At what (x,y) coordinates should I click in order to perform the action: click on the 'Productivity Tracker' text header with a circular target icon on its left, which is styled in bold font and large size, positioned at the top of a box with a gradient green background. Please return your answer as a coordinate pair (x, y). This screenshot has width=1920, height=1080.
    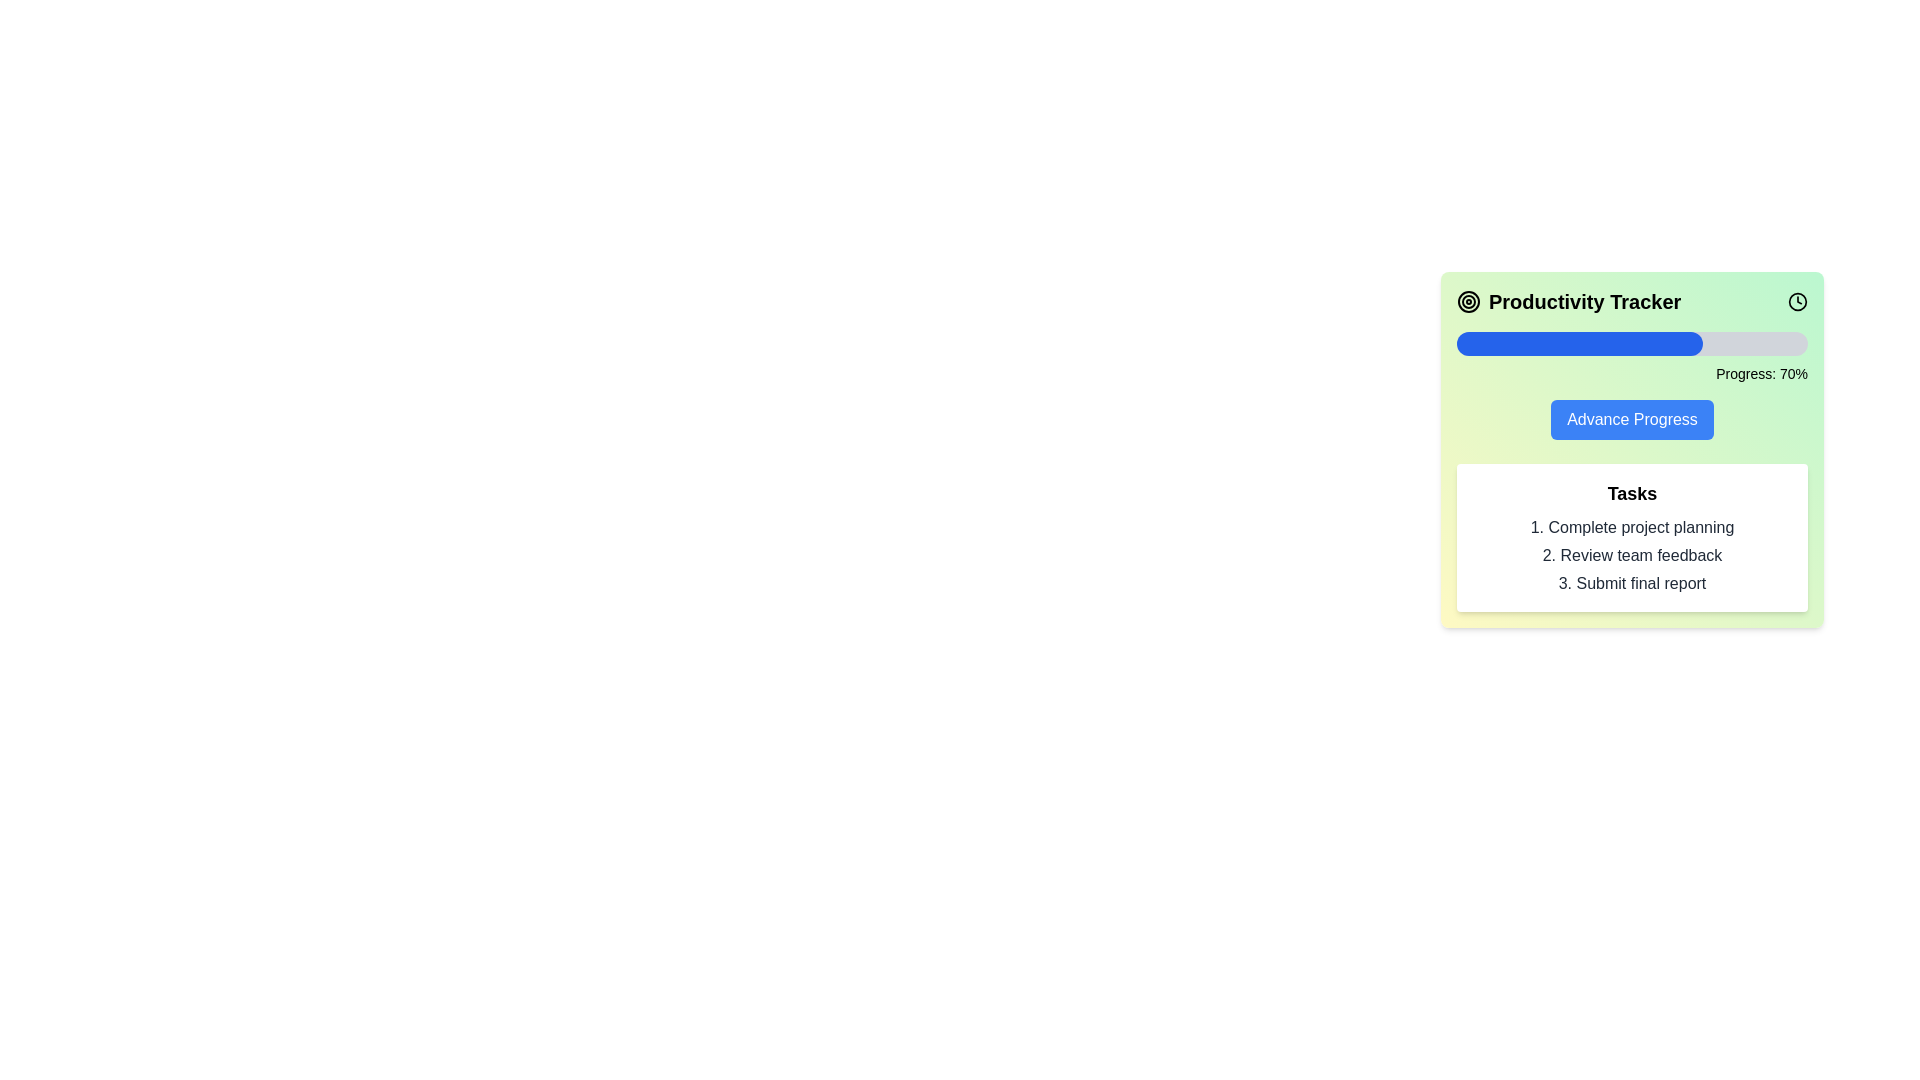
    Looking at the image, I should click on (1568, 301).